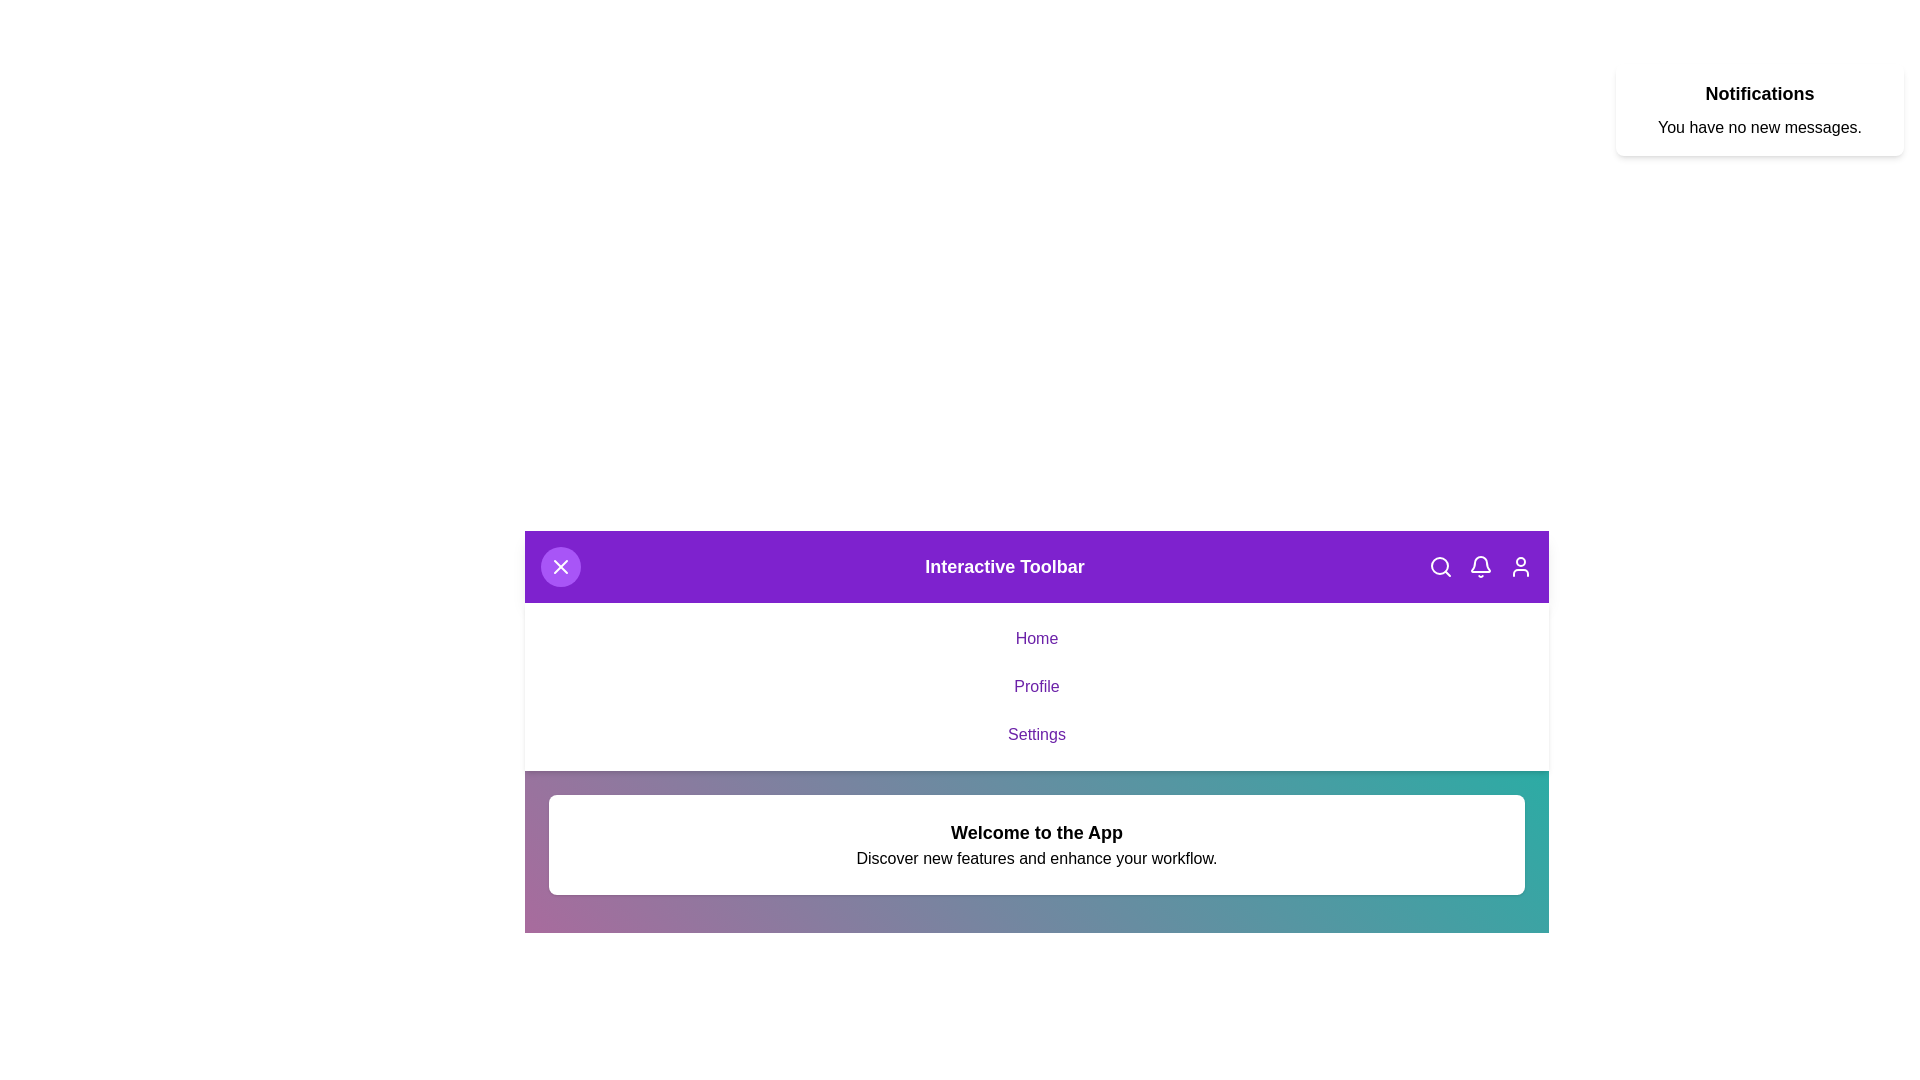 The width and height of the screenshot is (1920, 1080). What do you see at coordinates (560, 567) in the screenshot?
I see `the menu button to toggle the menu visibility` at bounding box center [560, 567].